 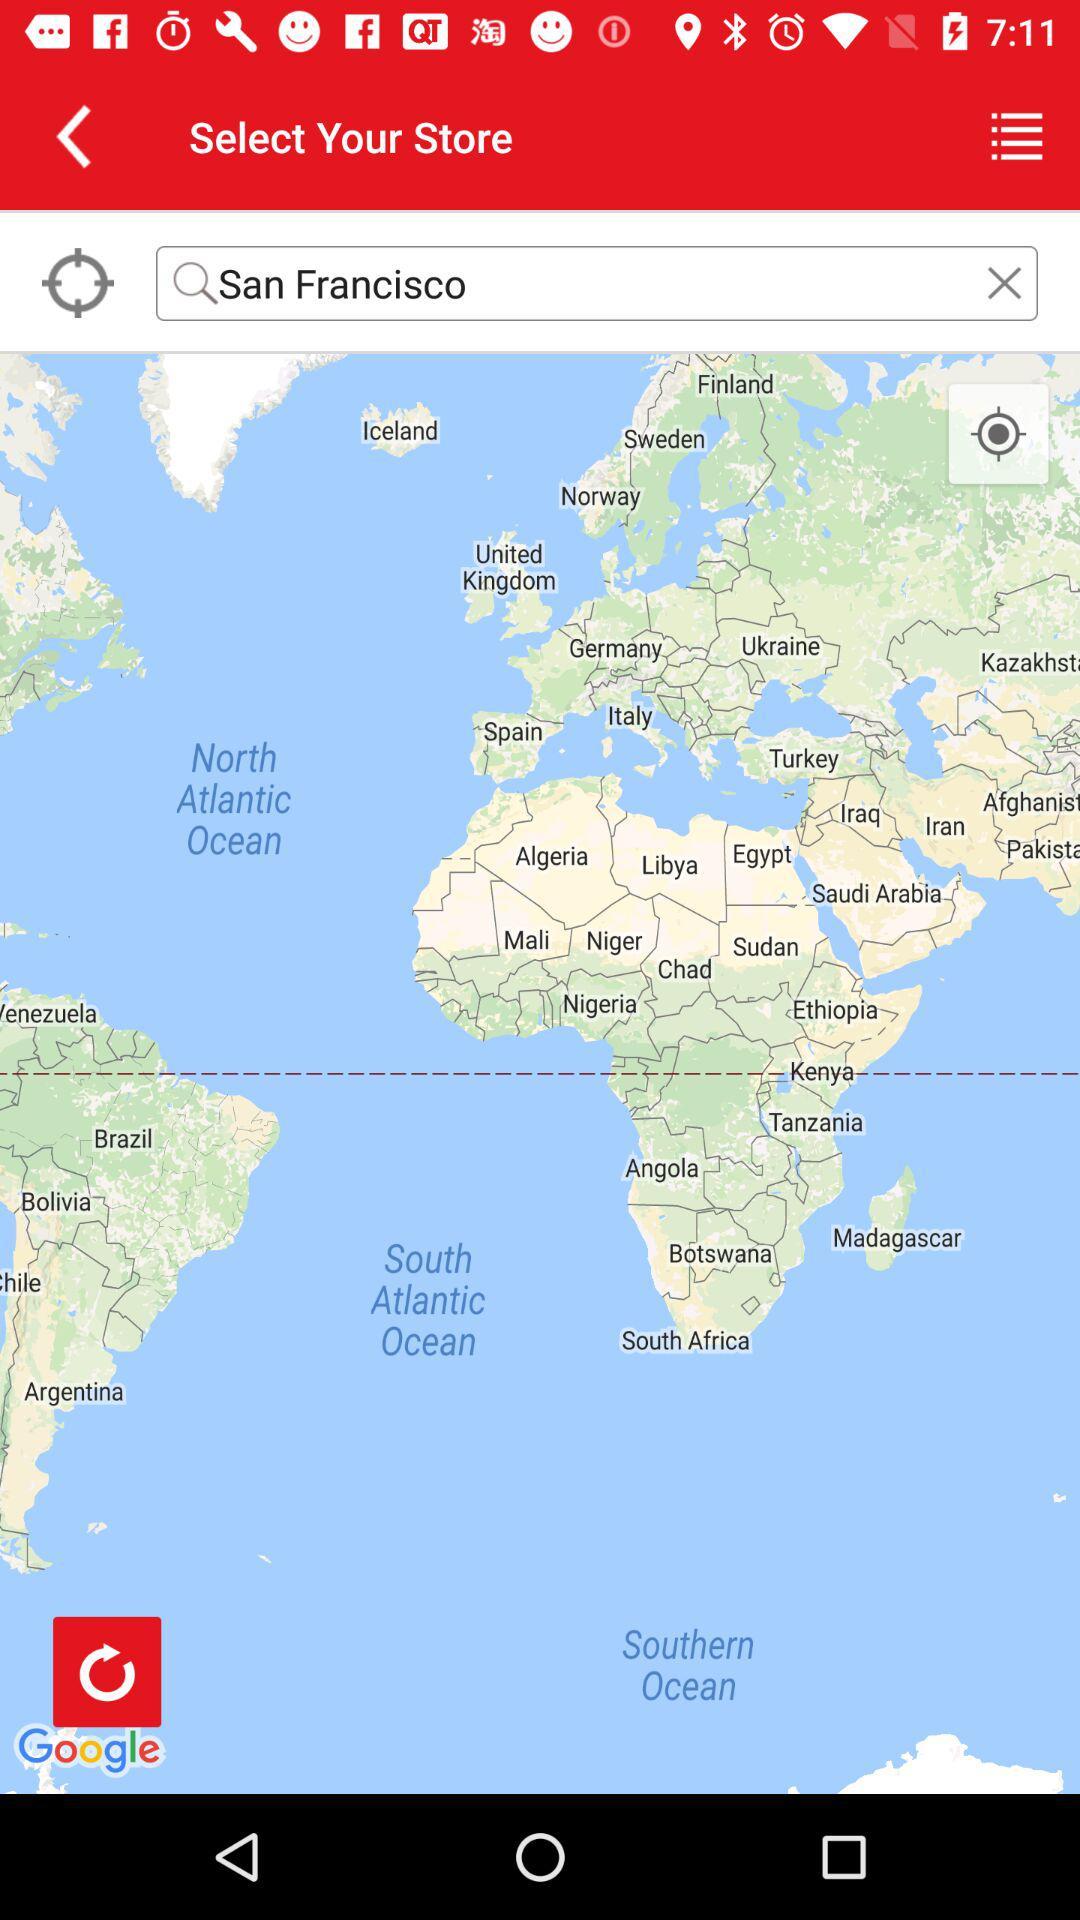 I want to click on the location_crosshair icon, so click(x=76, y=282).